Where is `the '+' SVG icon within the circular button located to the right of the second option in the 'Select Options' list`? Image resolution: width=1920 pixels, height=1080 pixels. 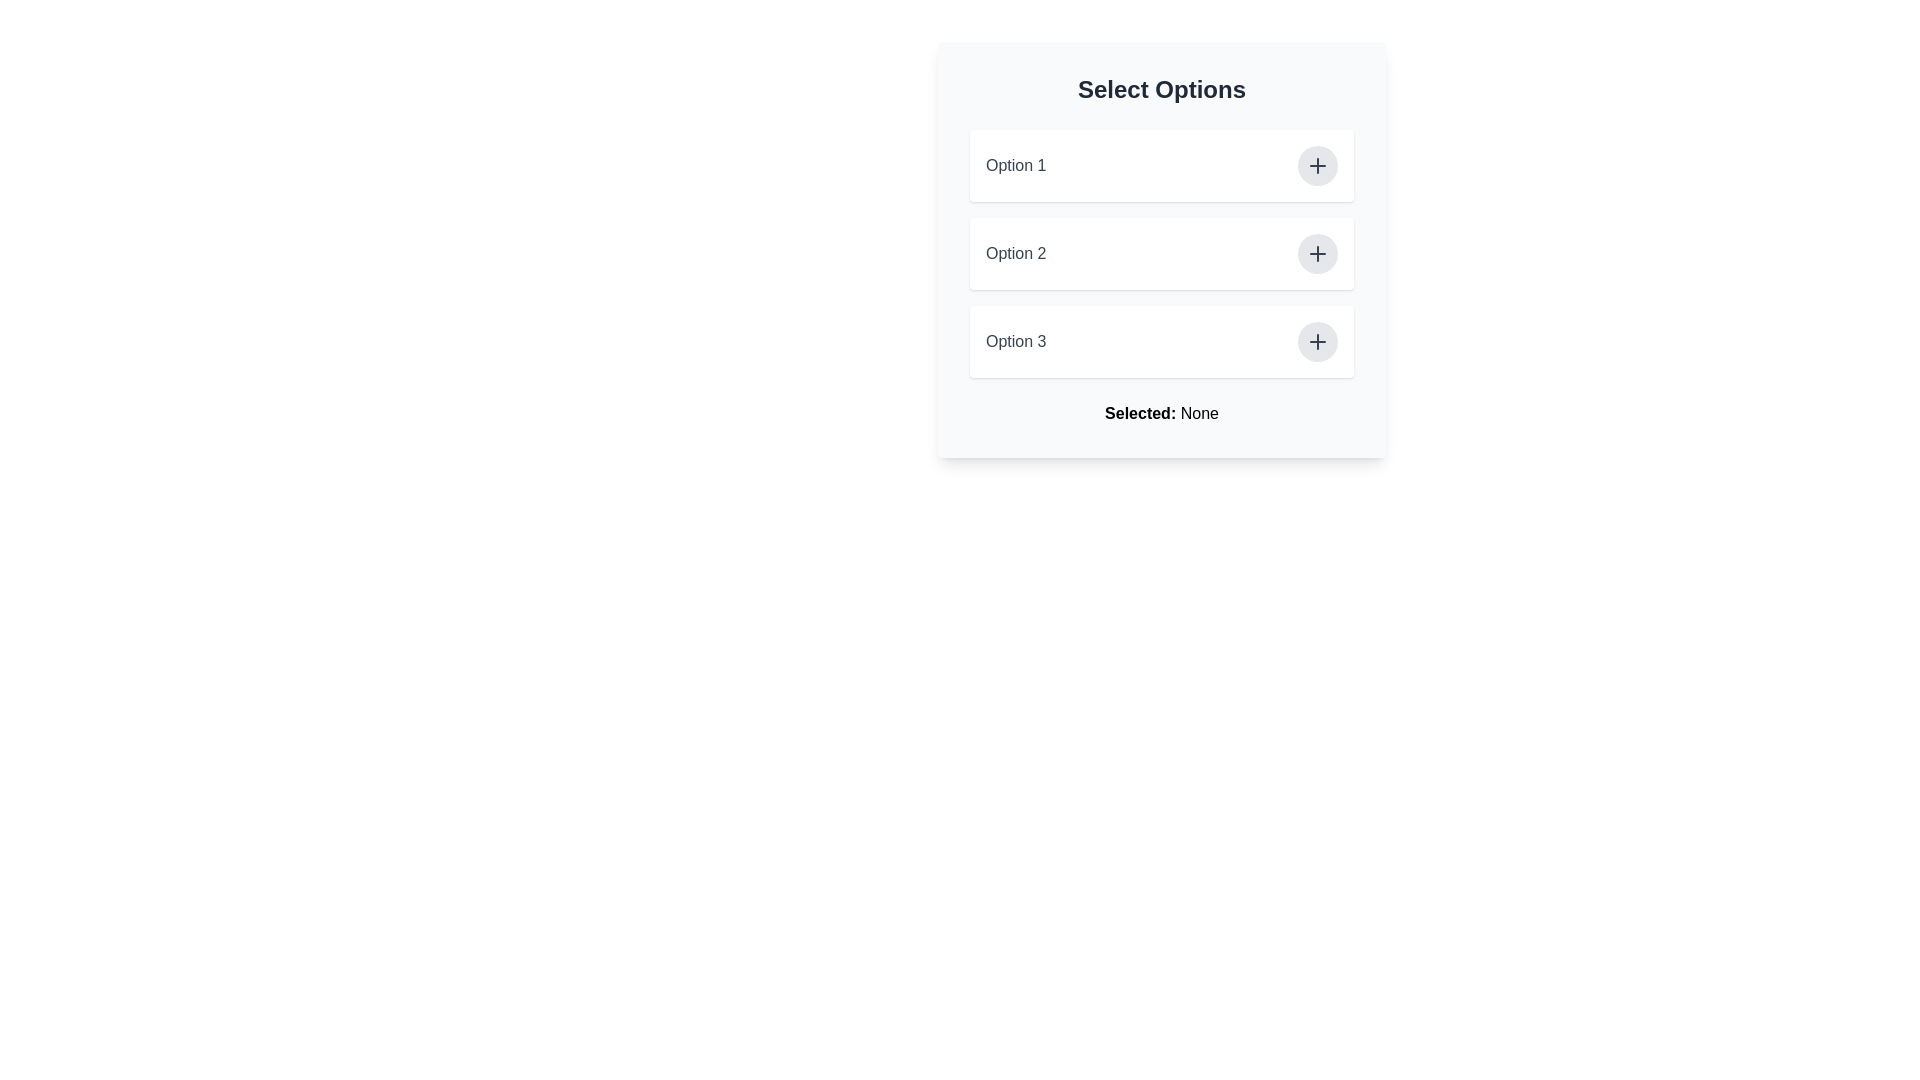 the '+' SVG icon within the circular button located to the right of the second option in the 'Select Options' list is located at coordinates (1318, 253).